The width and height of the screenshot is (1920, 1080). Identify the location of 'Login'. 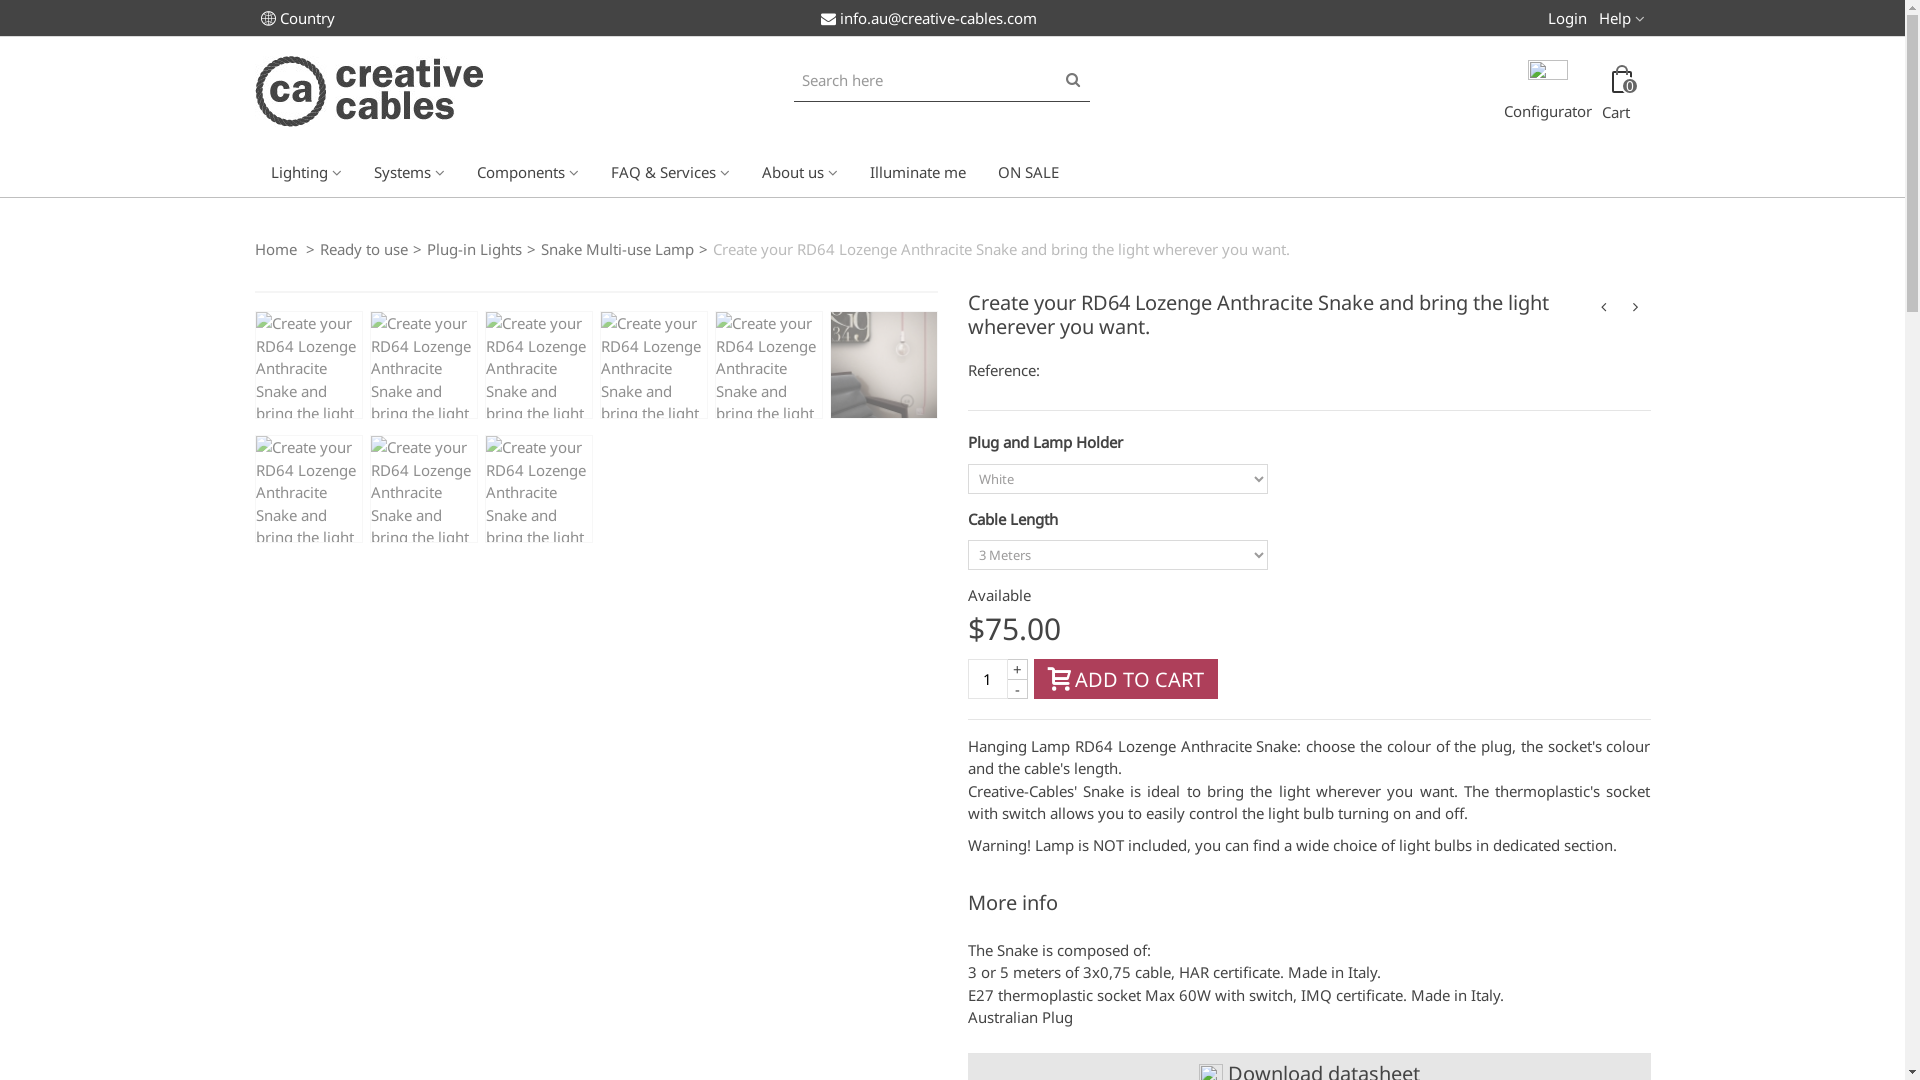
(1566, 15).